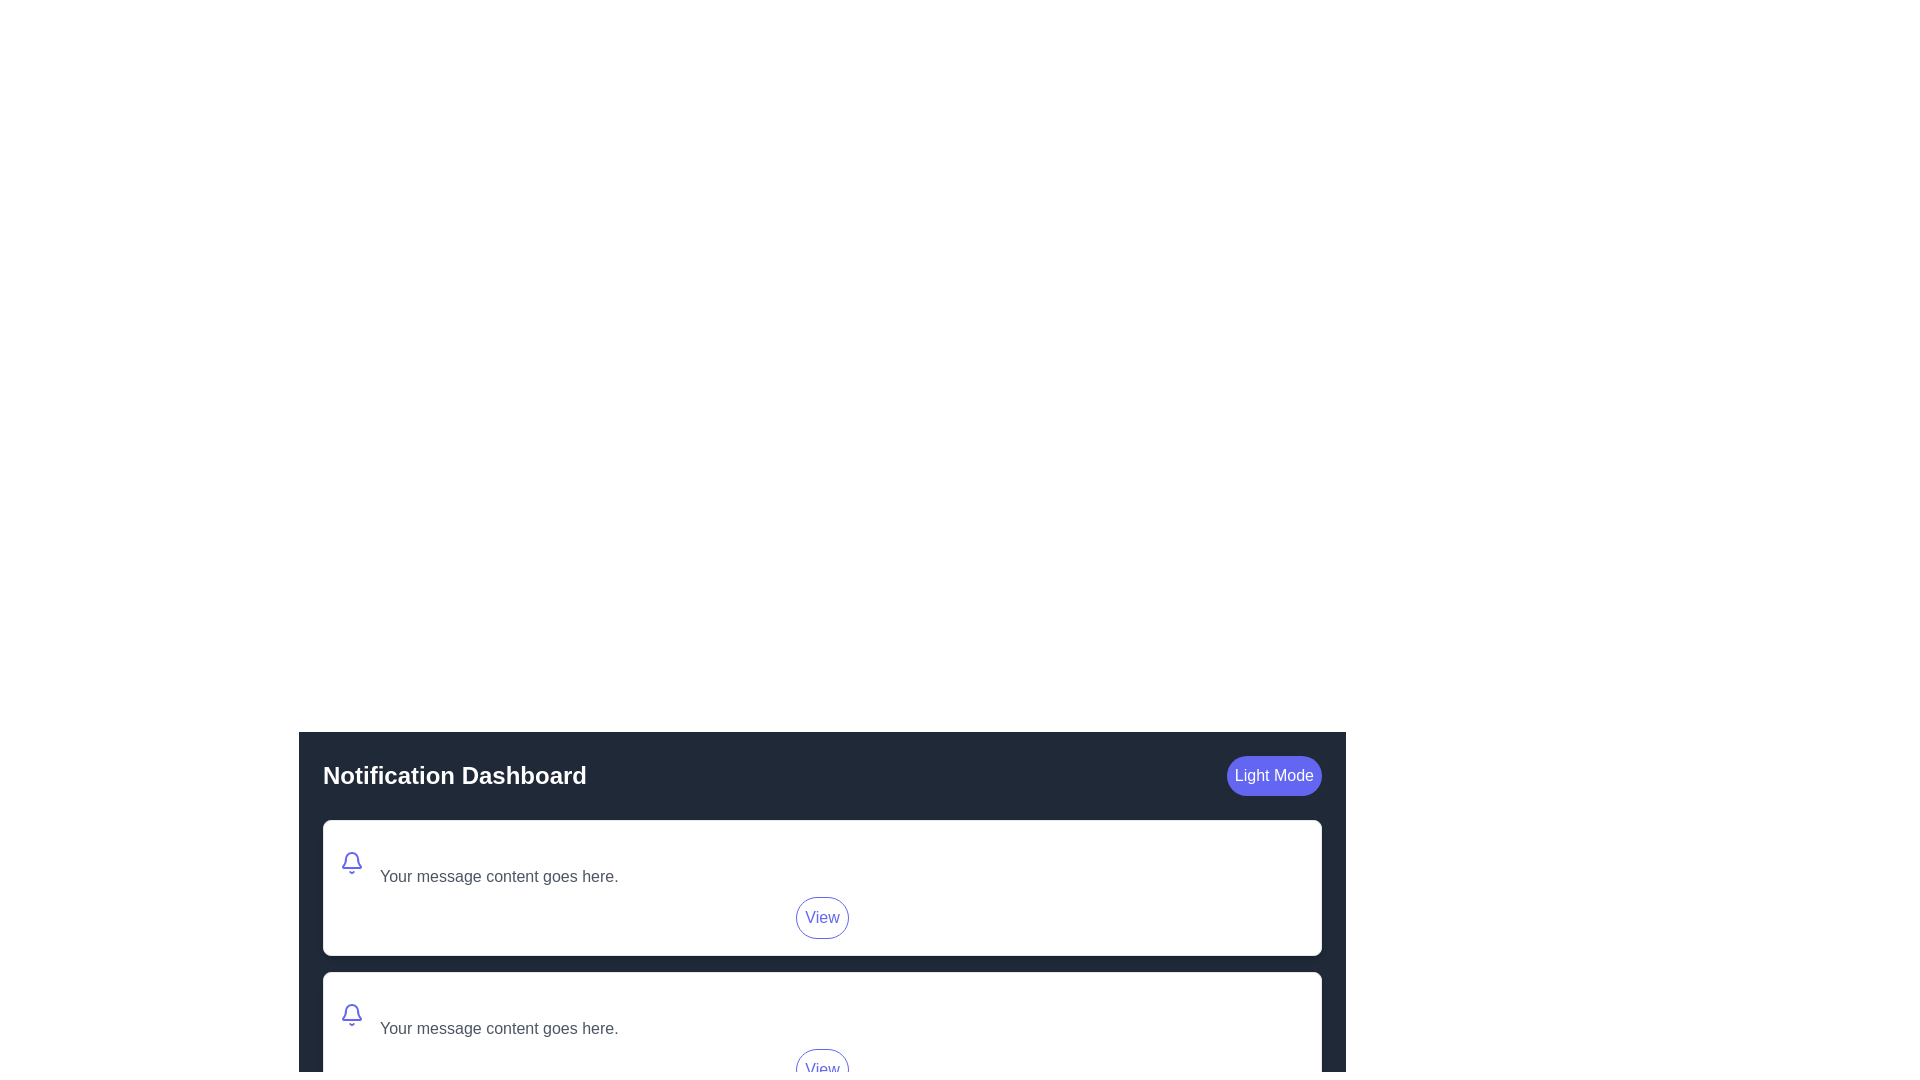 Image resolution: width=1920 pixels, height=1080 pixels. I want to click on the text display that shows 'Your message content goes here.' located below the heading 'Notification 2' in the second notification item, so click(499, 1014).